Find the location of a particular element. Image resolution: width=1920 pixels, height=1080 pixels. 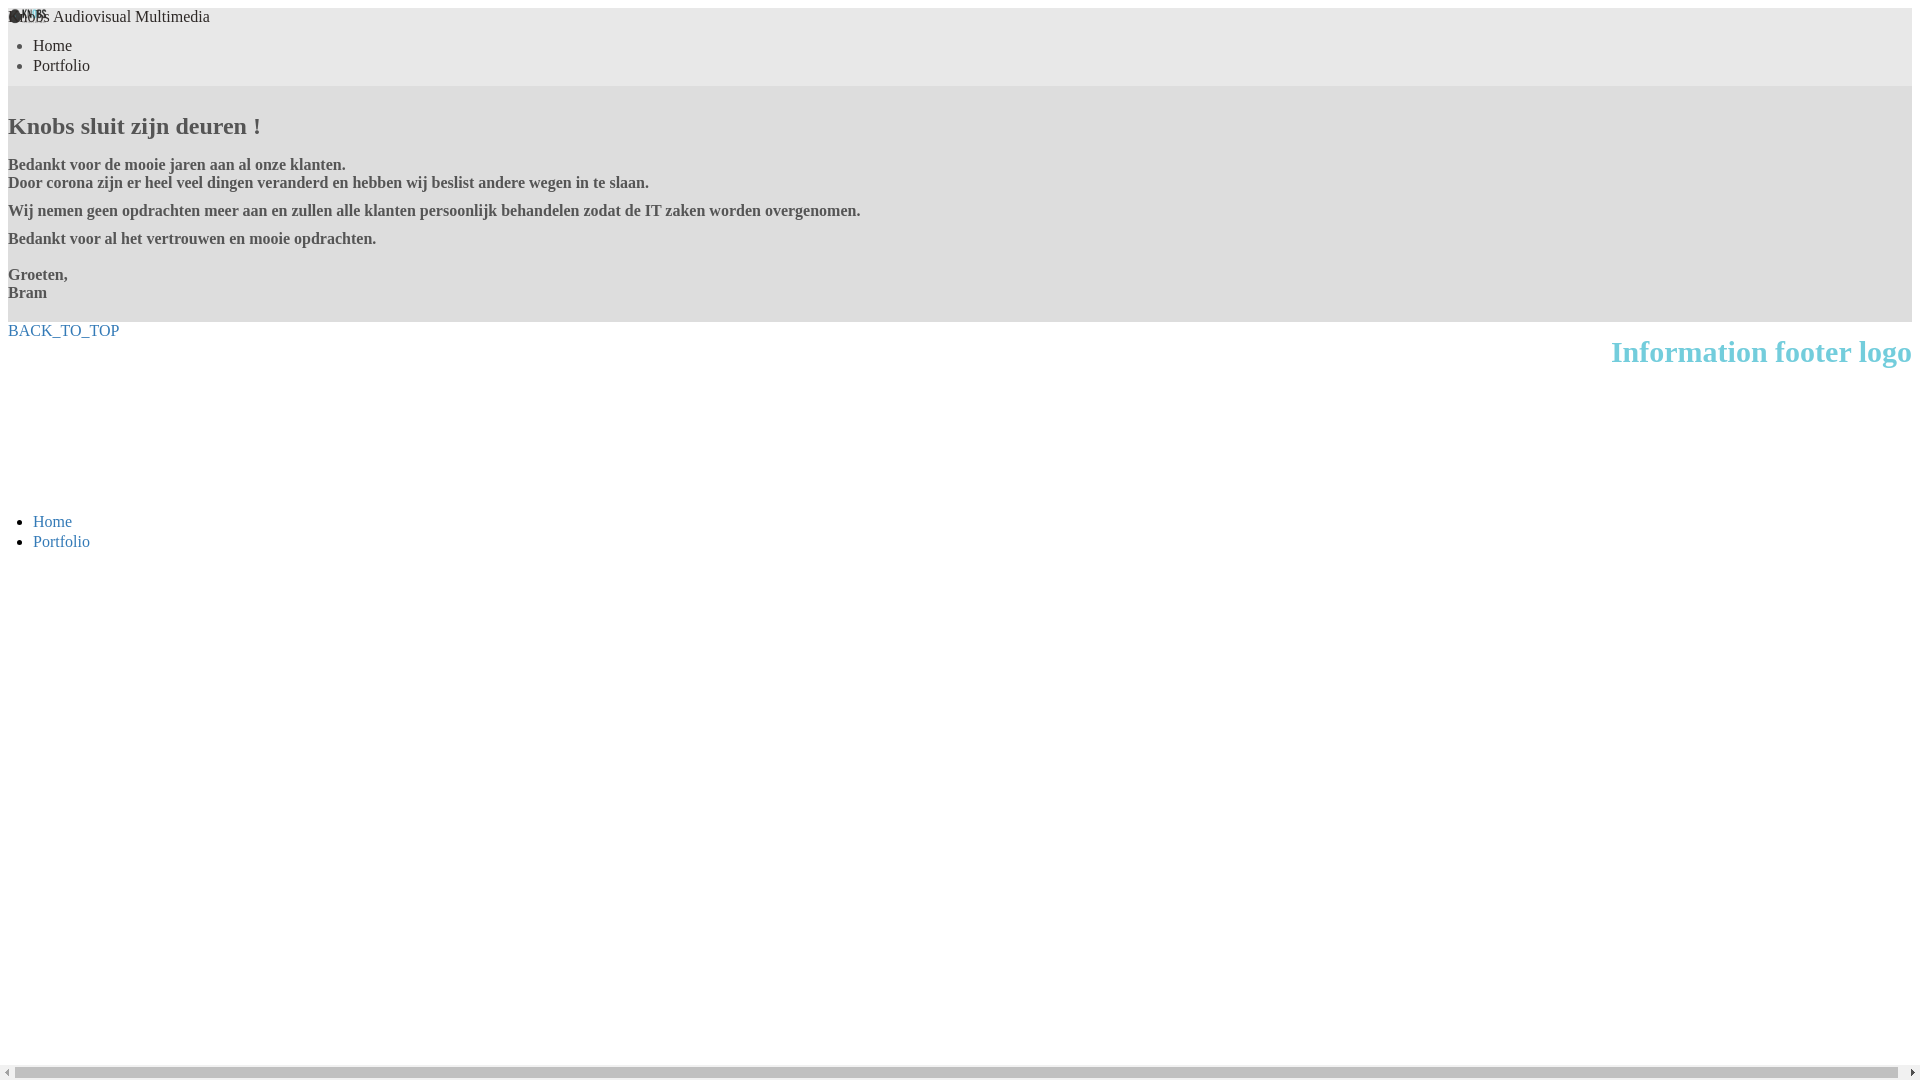

'BACK_TO_TOP' is located at coordinates (8, 329).